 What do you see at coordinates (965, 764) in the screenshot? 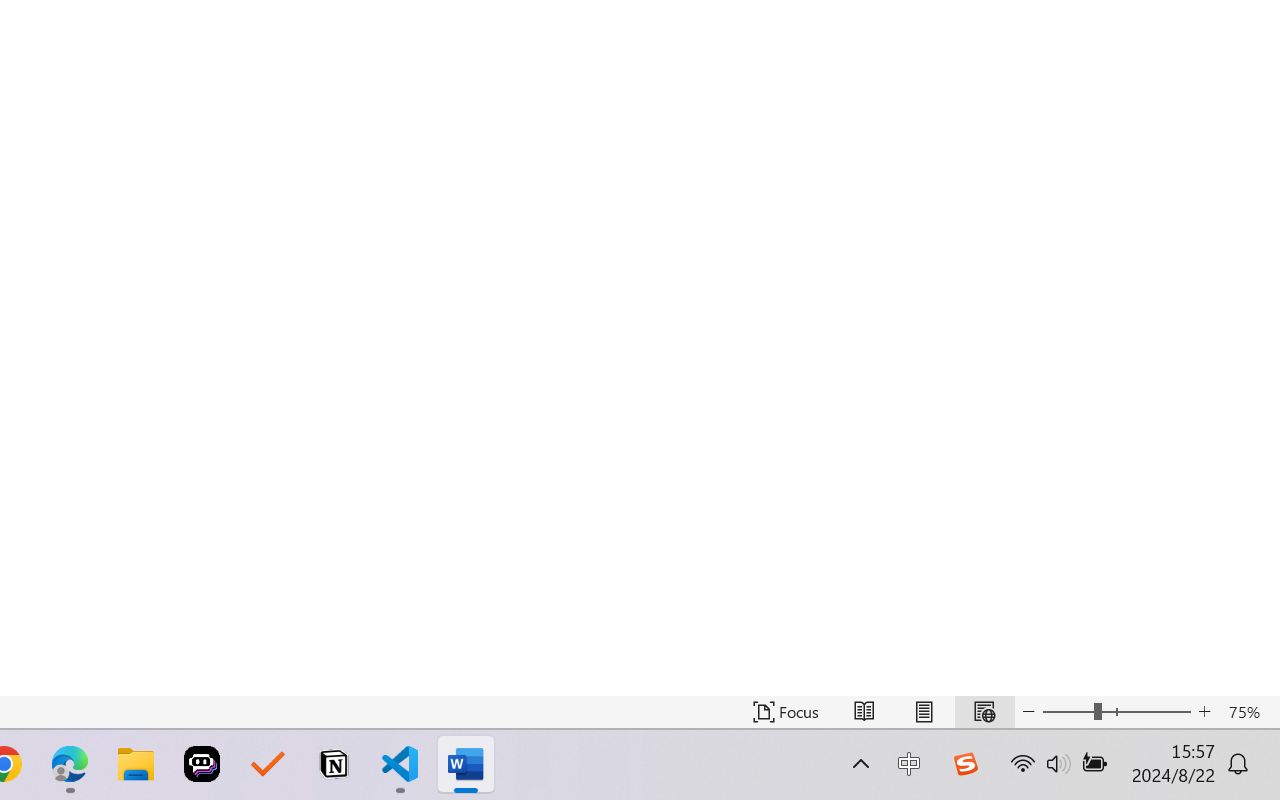
I see `'Class: Image'` at bounding box center [965, 764].